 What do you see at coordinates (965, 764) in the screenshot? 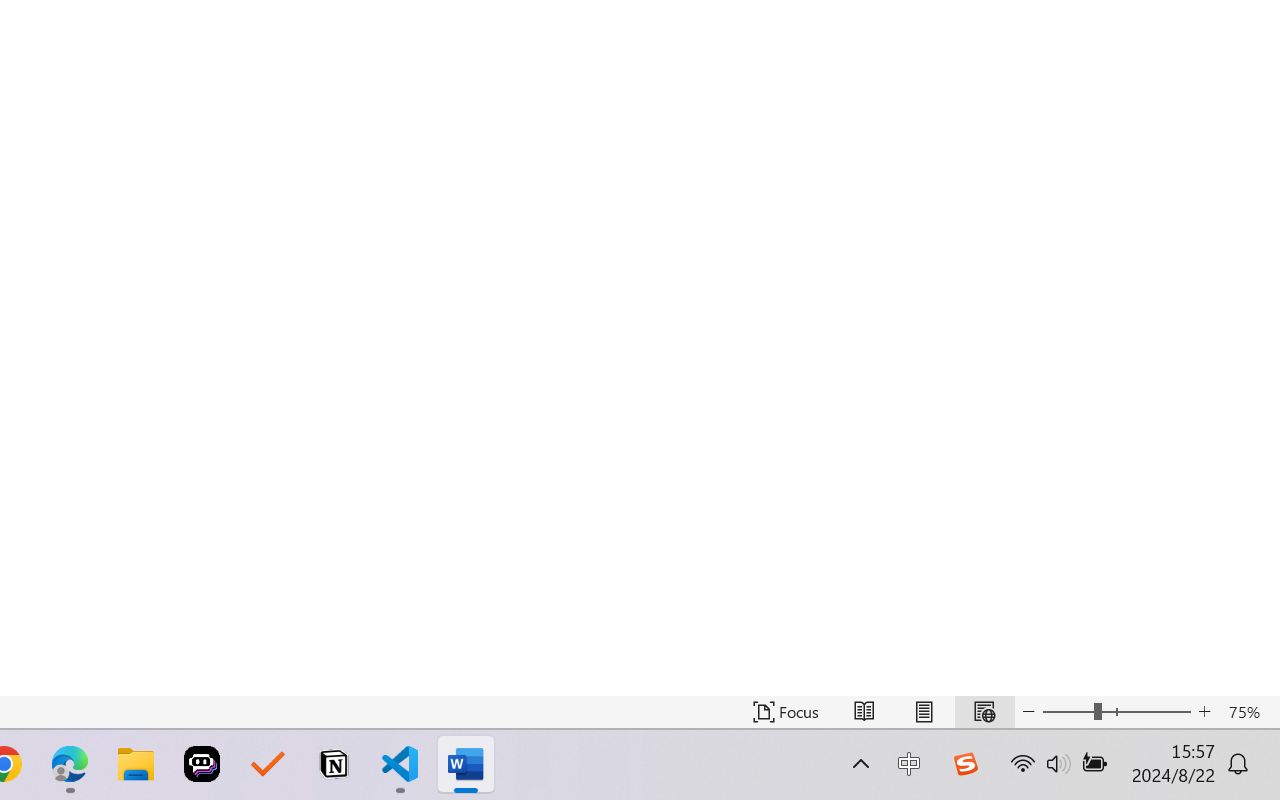
I see `'Class: Image'` at bounding box center [965, 764].